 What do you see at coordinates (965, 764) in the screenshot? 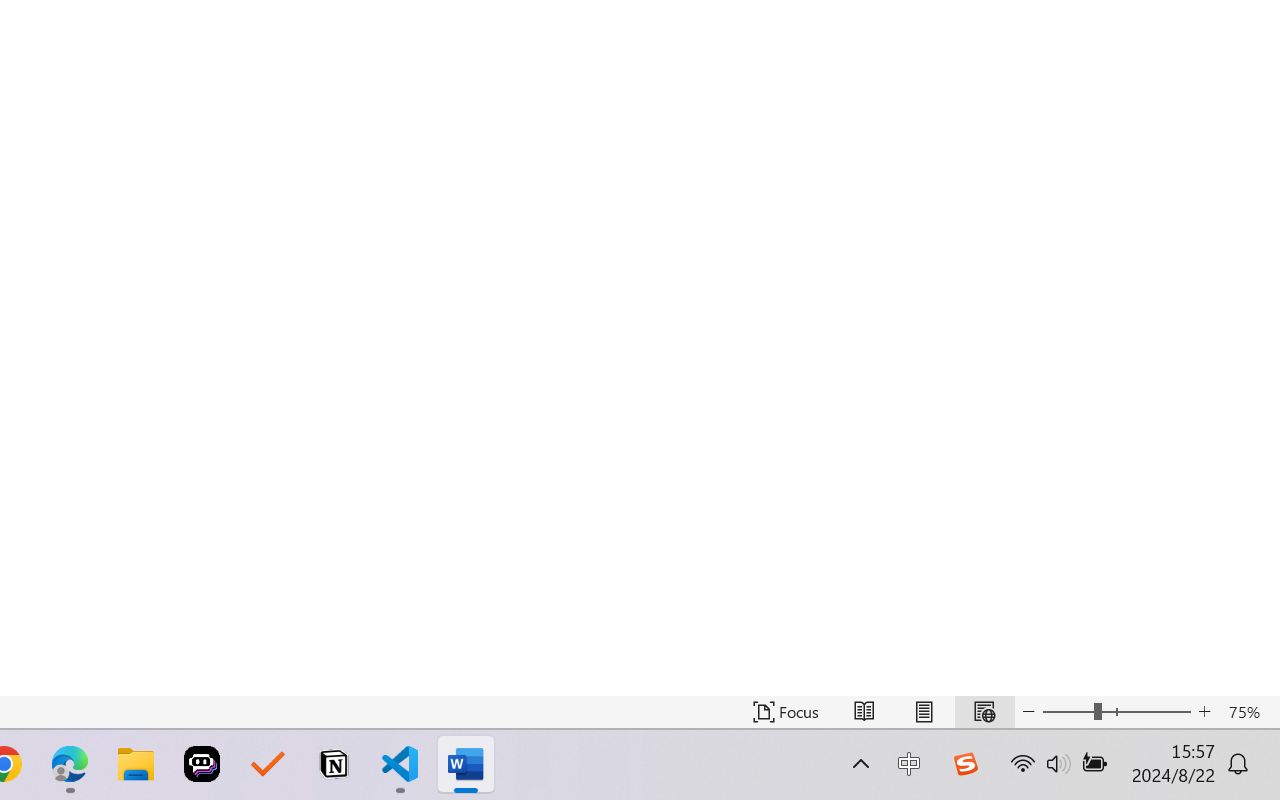
I see `'Class: Image'` at bounding box center [965, 764].